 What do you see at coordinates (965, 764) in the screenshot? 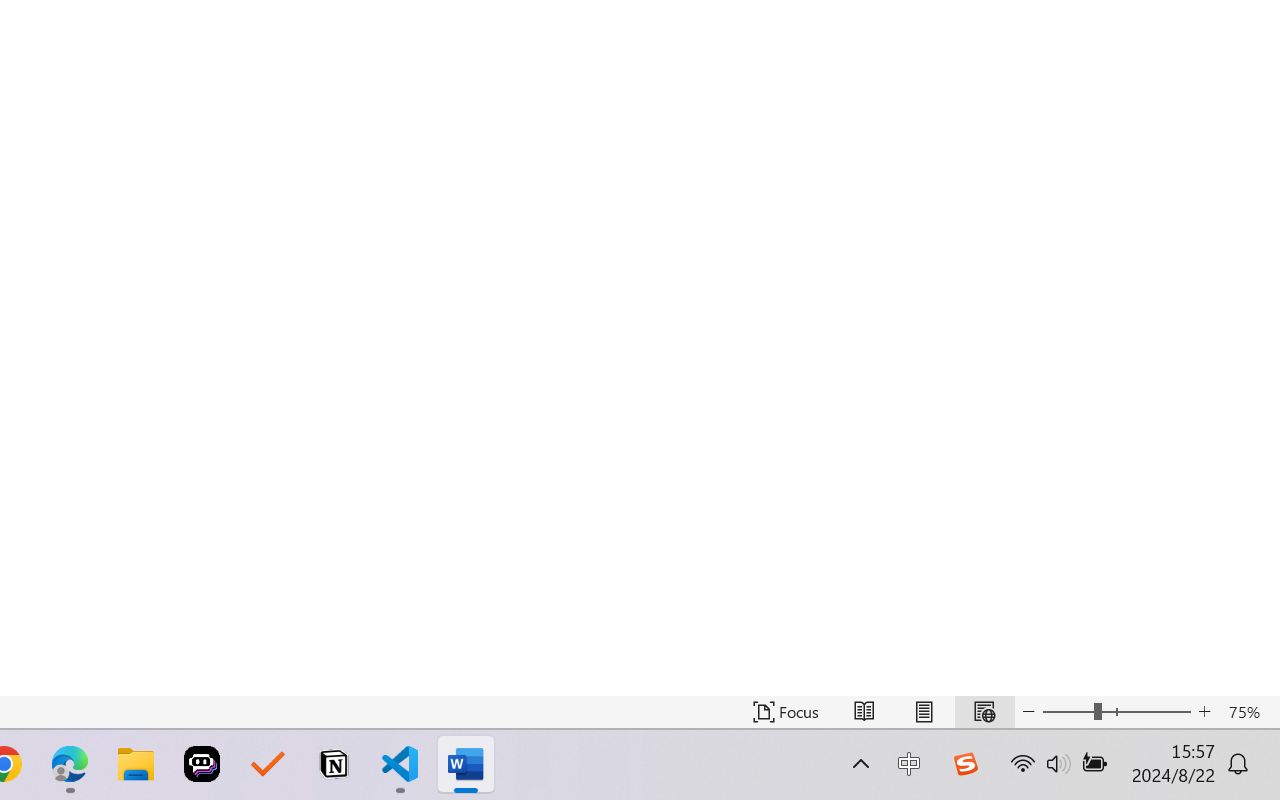
I see `'Class: Image'` at bounding box center [965, 764].